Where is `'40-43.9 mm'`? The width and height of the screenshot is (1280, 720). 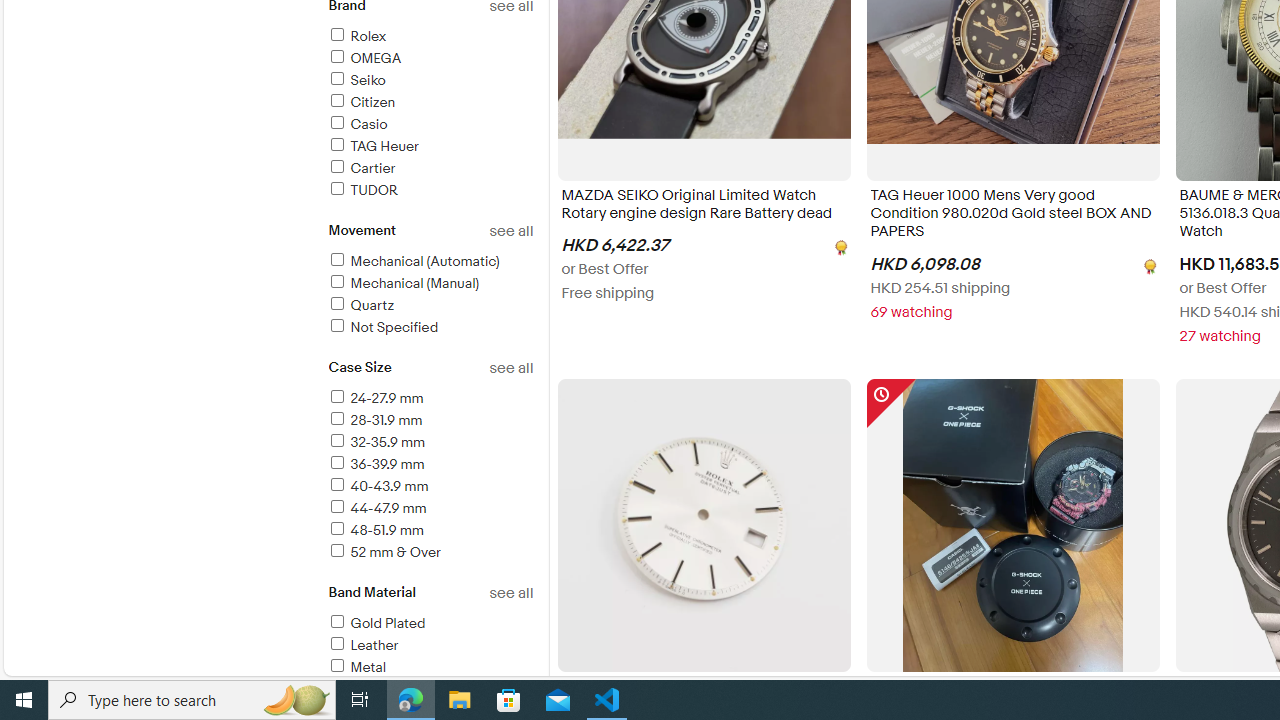 '40-43.9 mm' is located at coordinates (377, 486).